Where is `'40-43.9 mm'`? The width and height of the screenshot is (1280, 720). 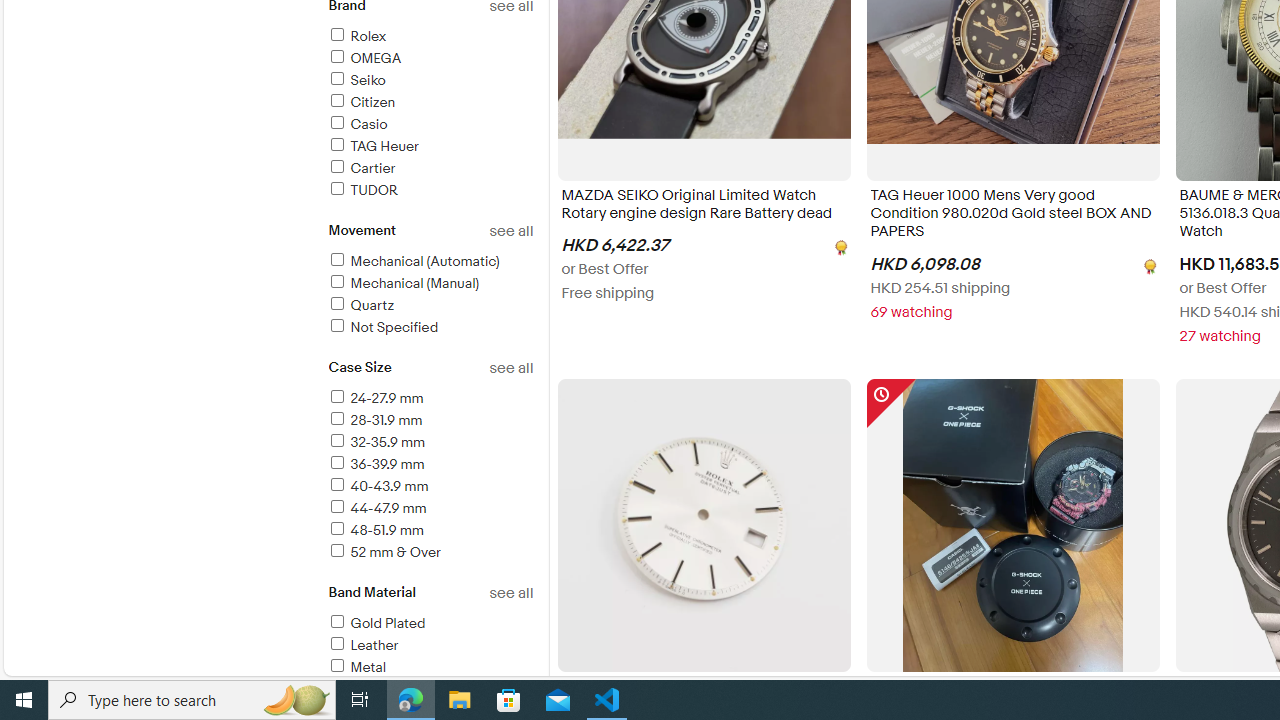 '40-43.9 mm' is located at coordinates (377, 486).